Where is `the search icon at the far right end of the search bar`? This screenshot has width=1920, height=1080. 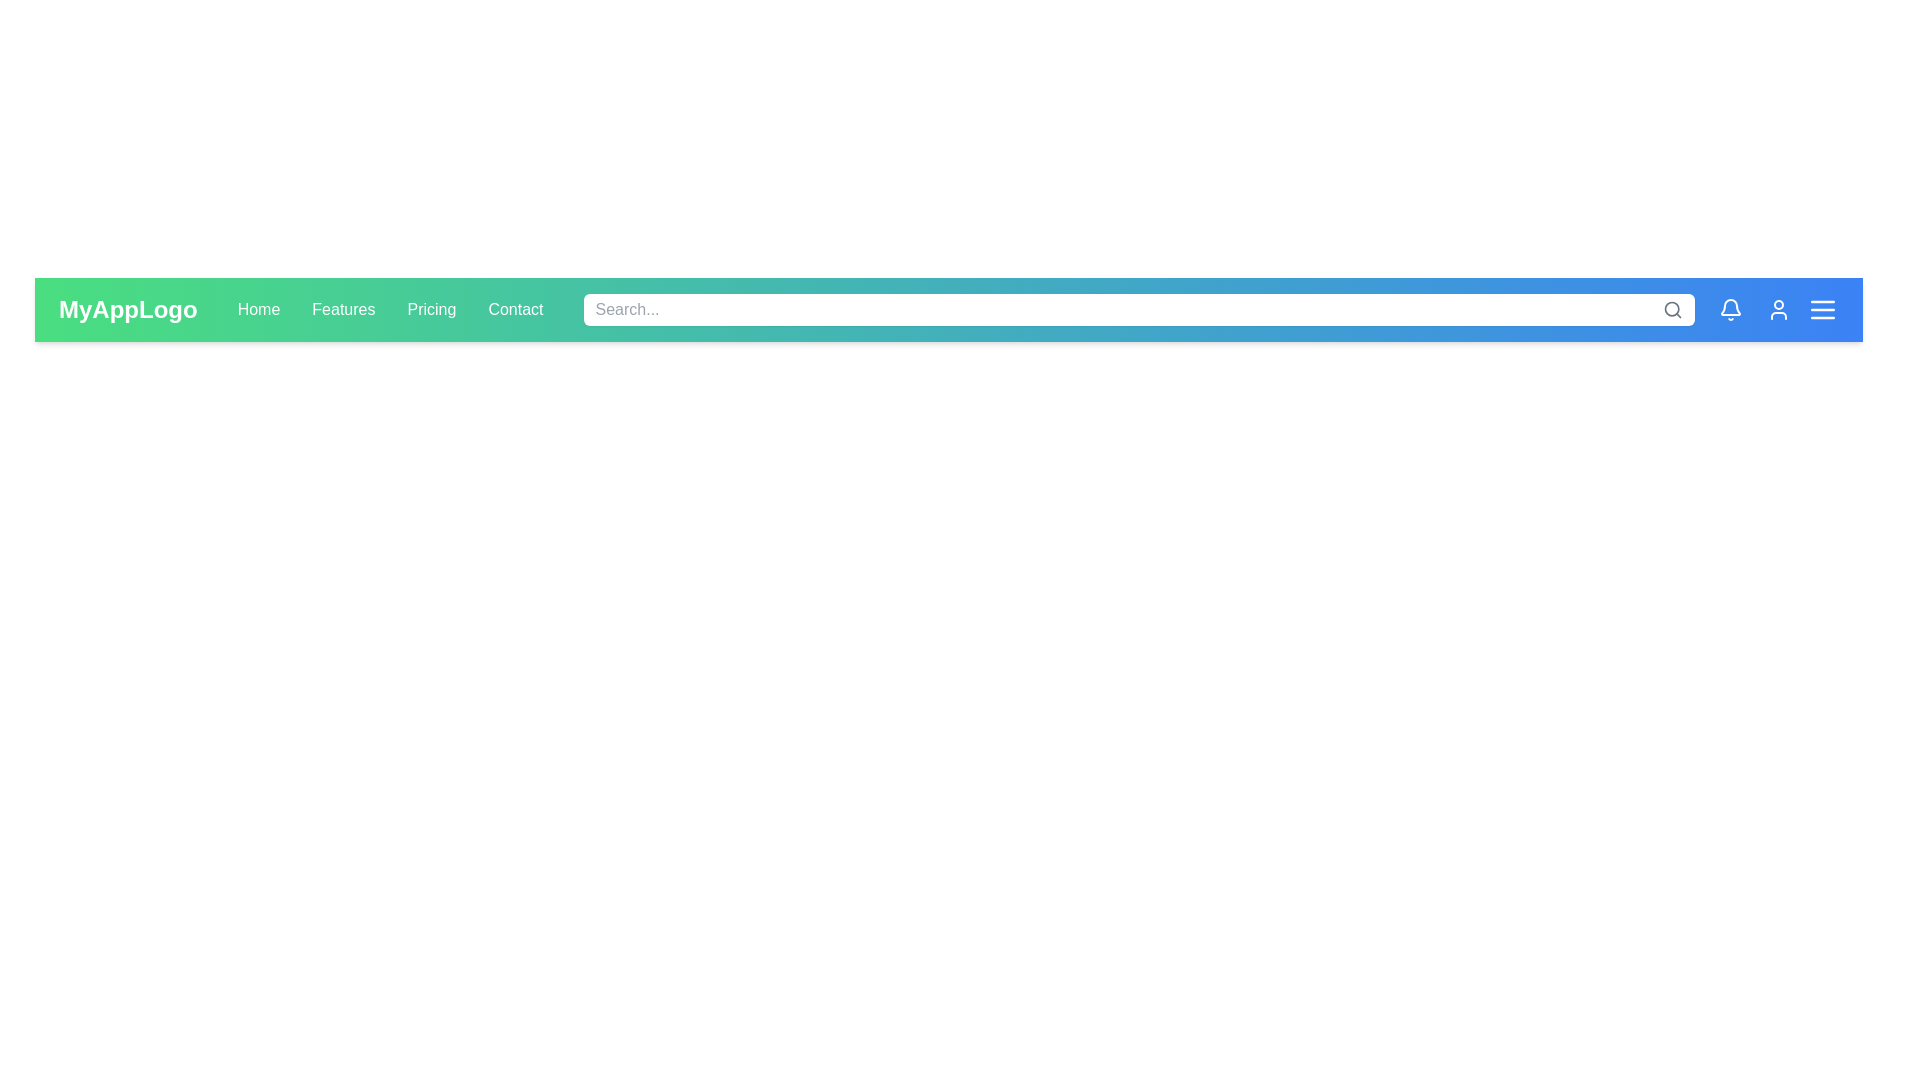
the search icon at the far right end of the search bar is located at coordinates (1673, 309).